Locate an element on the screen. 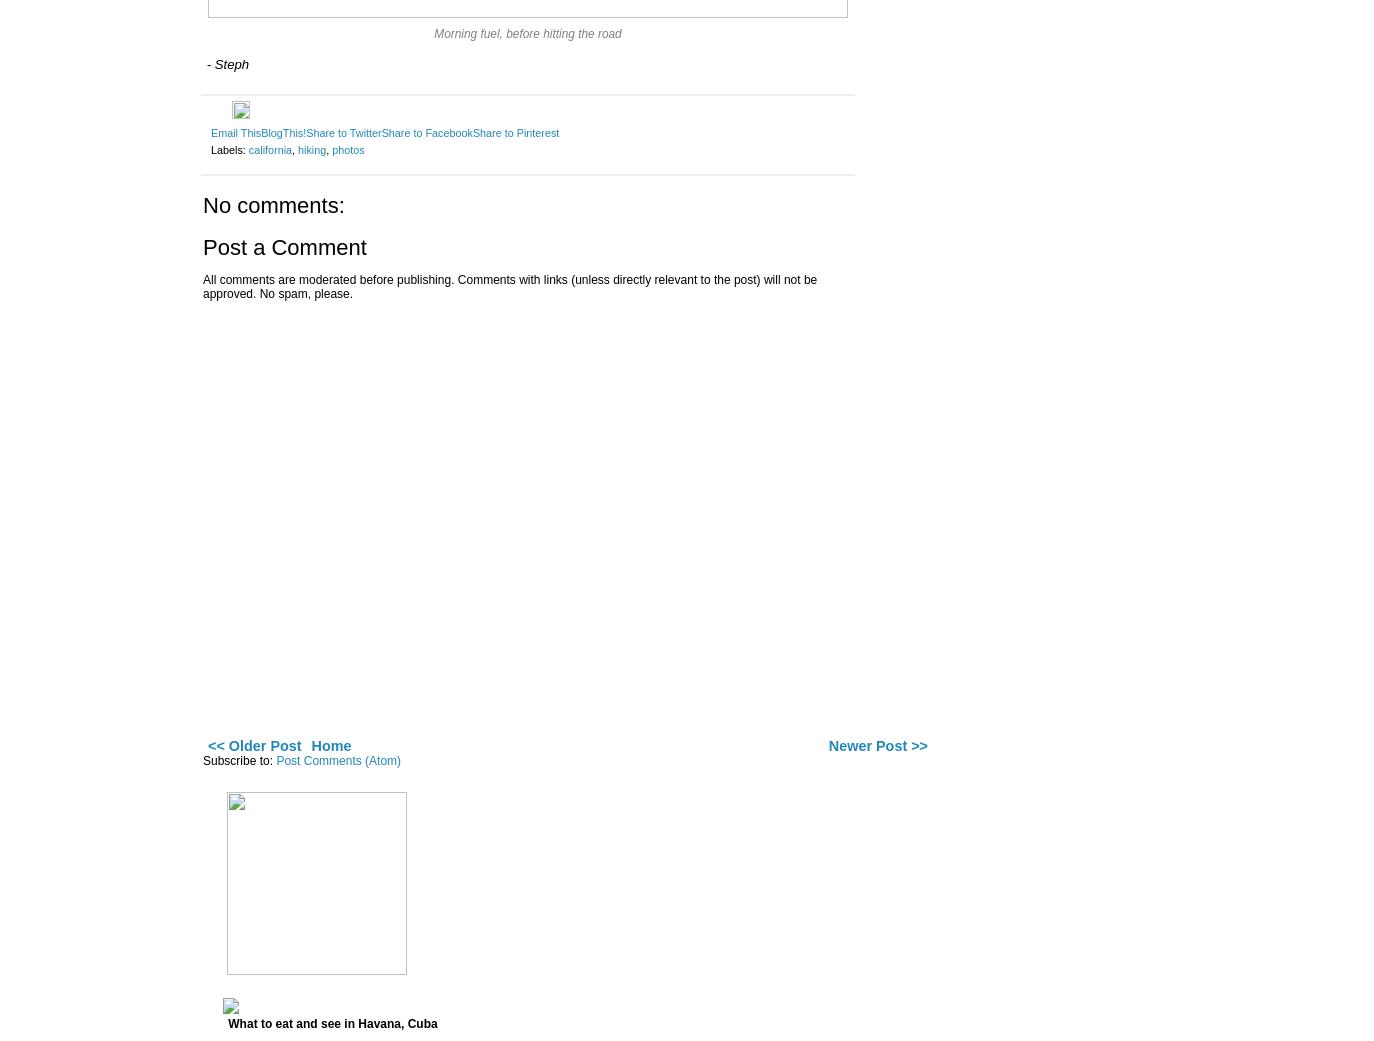  'Email This' is located at coordinates (210, 131).